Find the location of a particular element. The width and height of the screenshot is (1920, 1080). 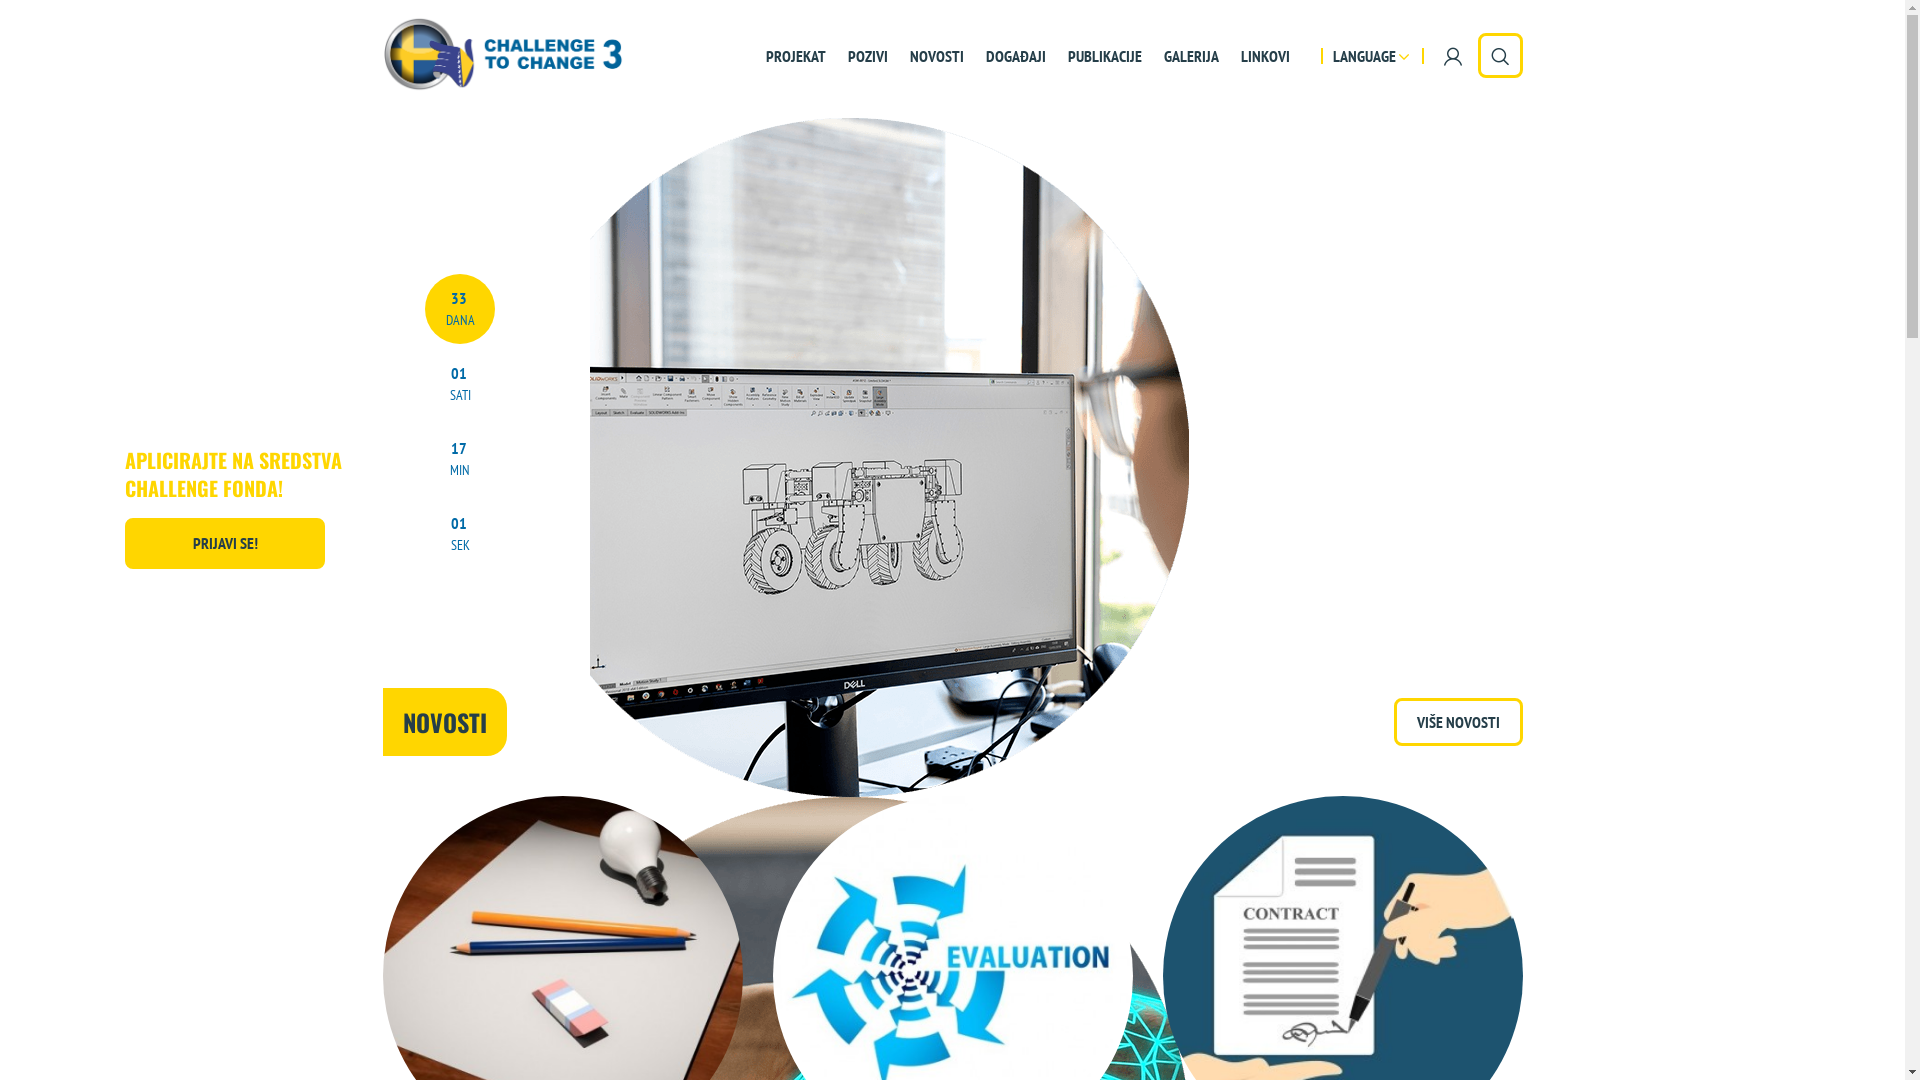

'PROJEKAT' is located at coordinates (752, 53).